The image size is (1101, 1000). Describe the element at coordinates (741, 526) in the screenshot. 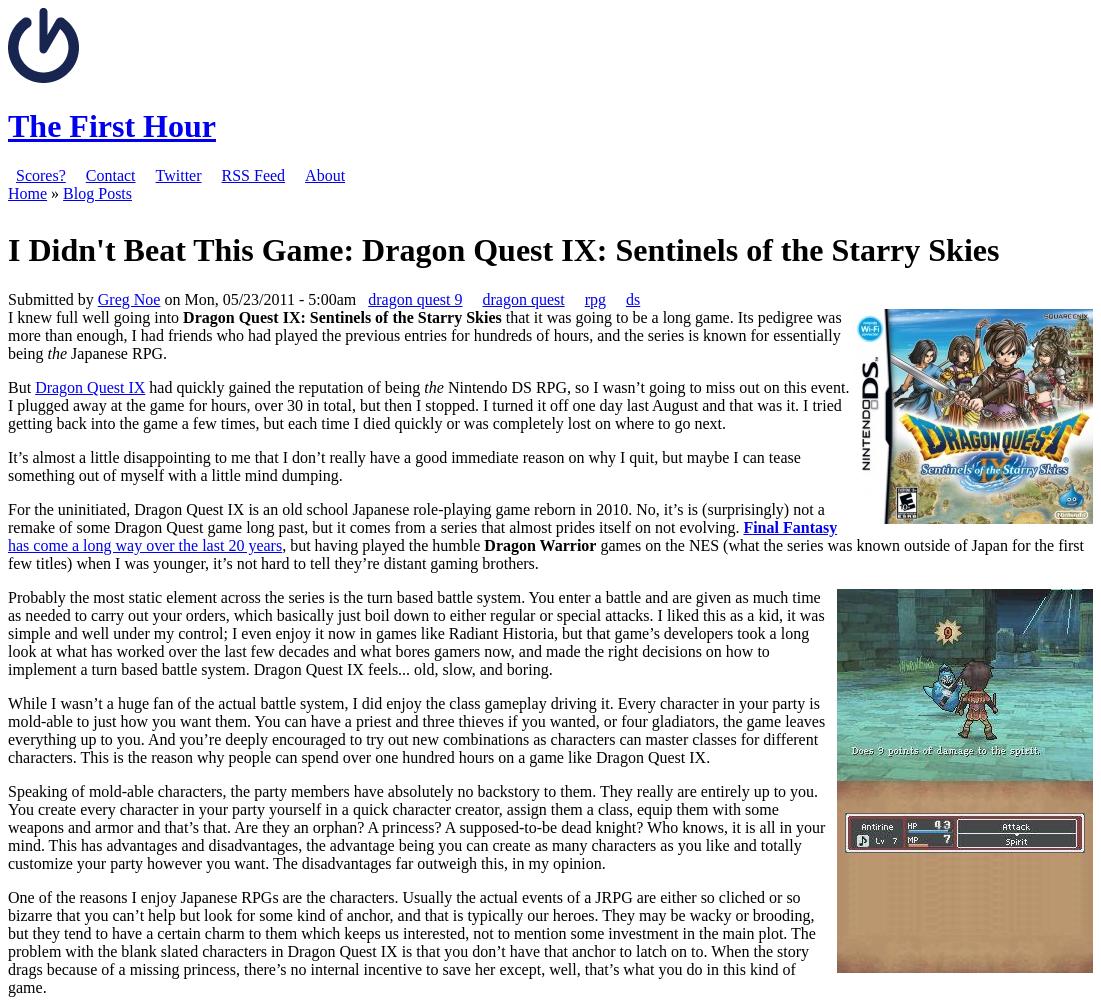

I see `'Final Fantasy'` at that location.